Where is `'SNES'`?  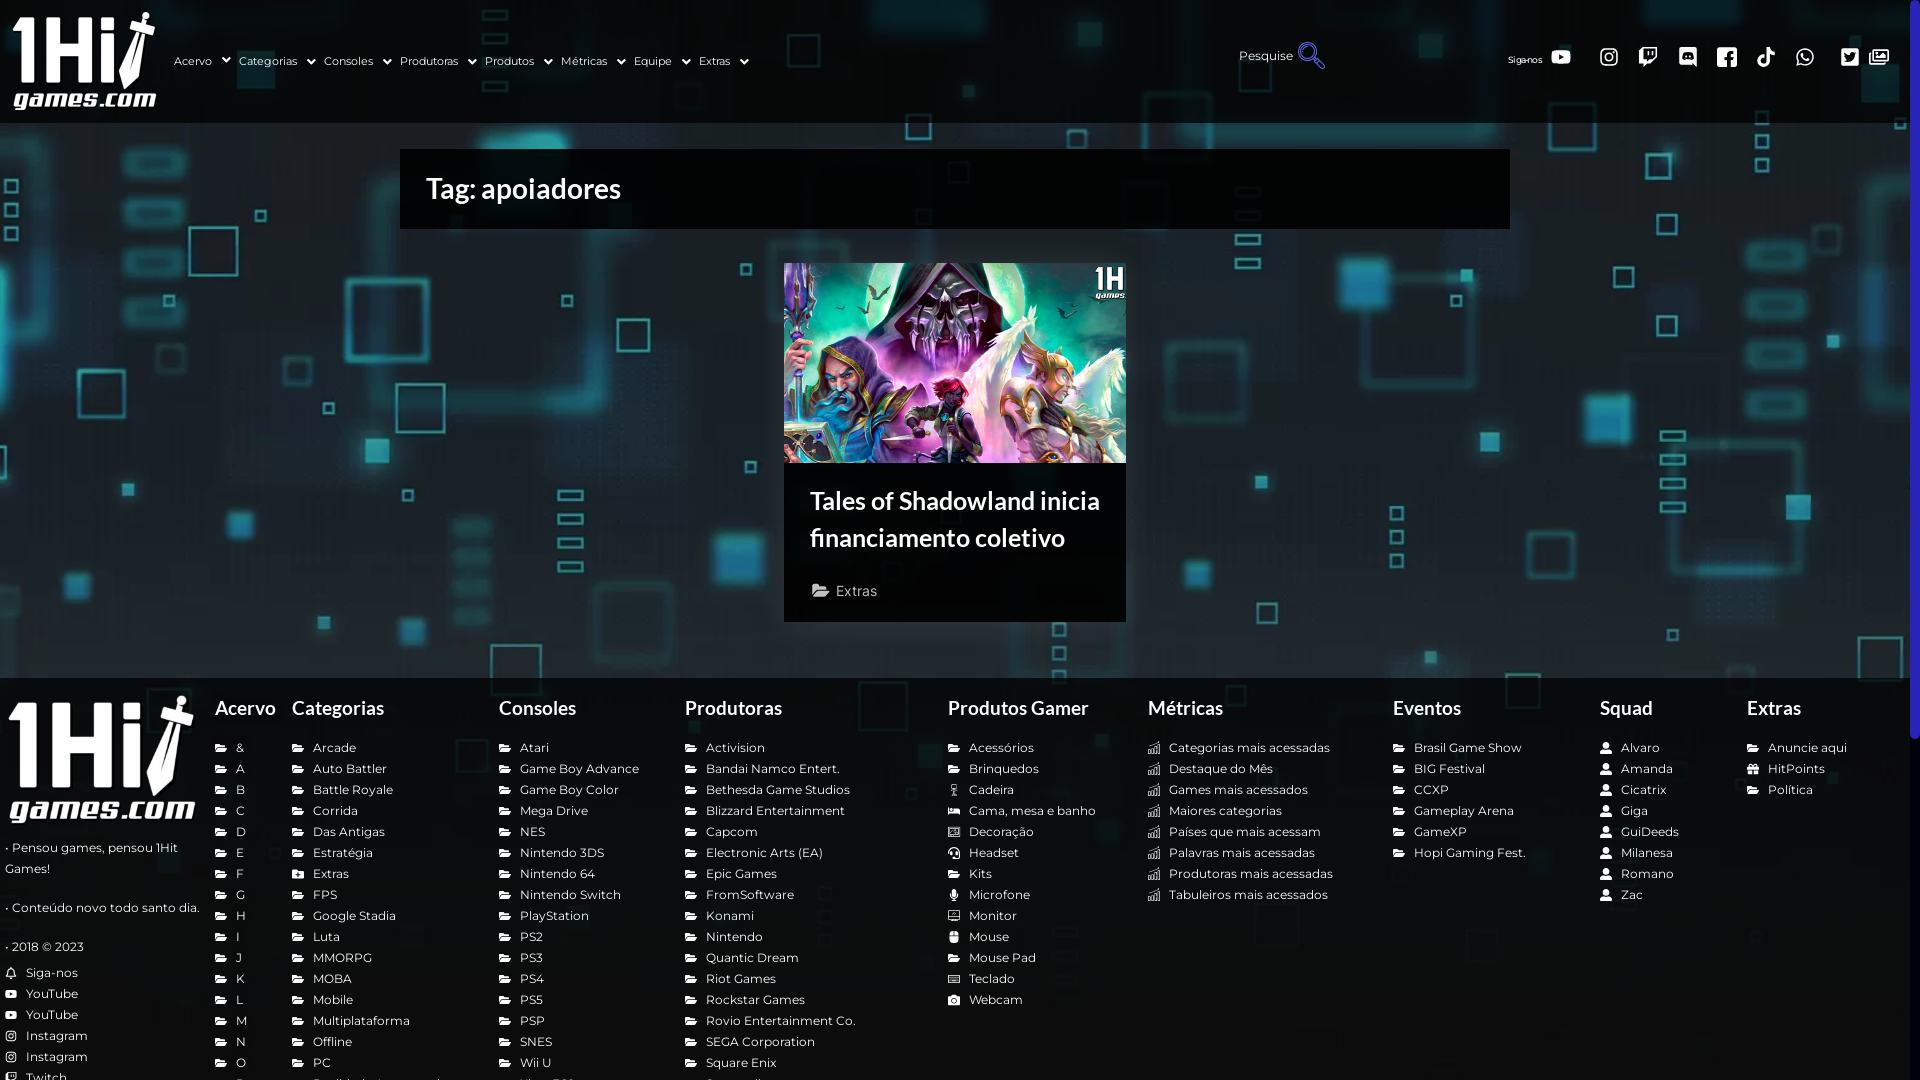
'SNES' is located at coordinates (499, 1040).